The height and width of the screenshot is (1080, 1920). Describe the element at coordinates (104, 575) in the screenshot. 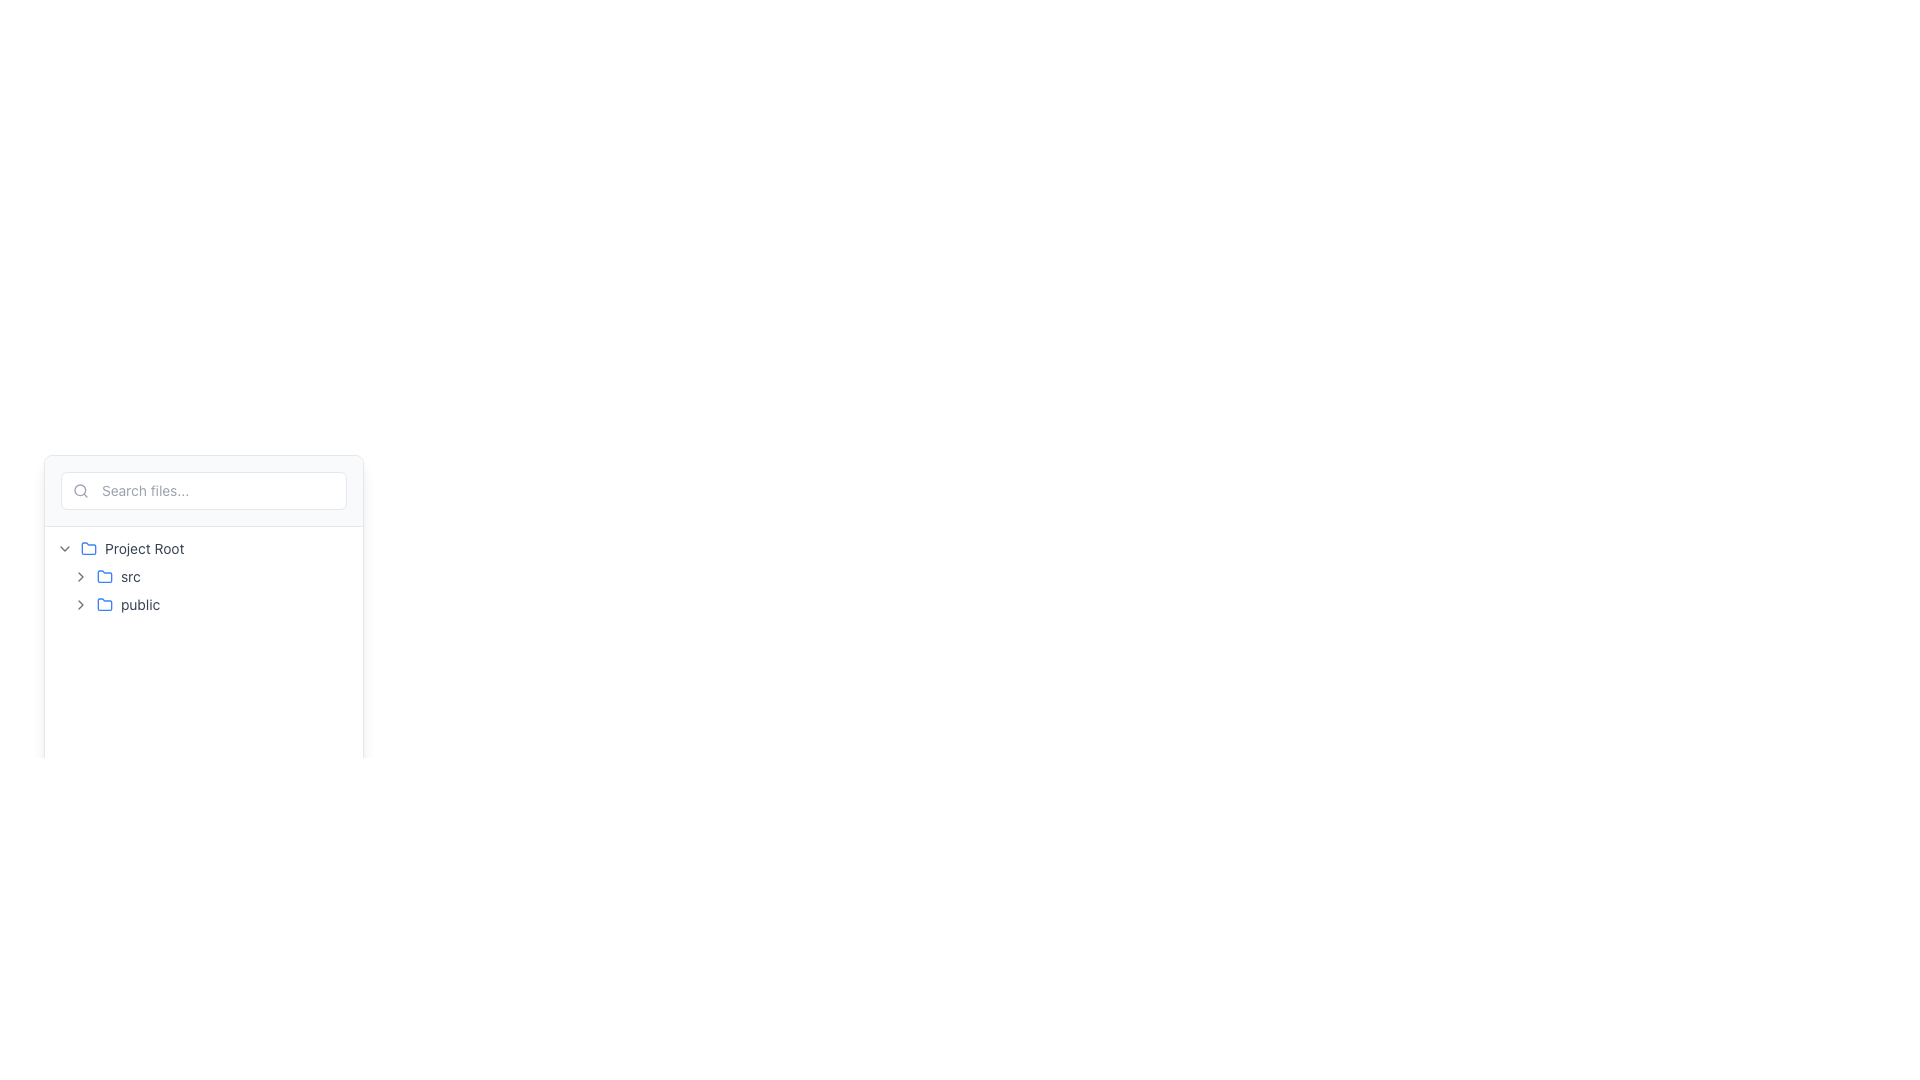

I see `the small blue folder icon representing the 'src' directory in the file tree, located in the left panel of the interface` at that location.